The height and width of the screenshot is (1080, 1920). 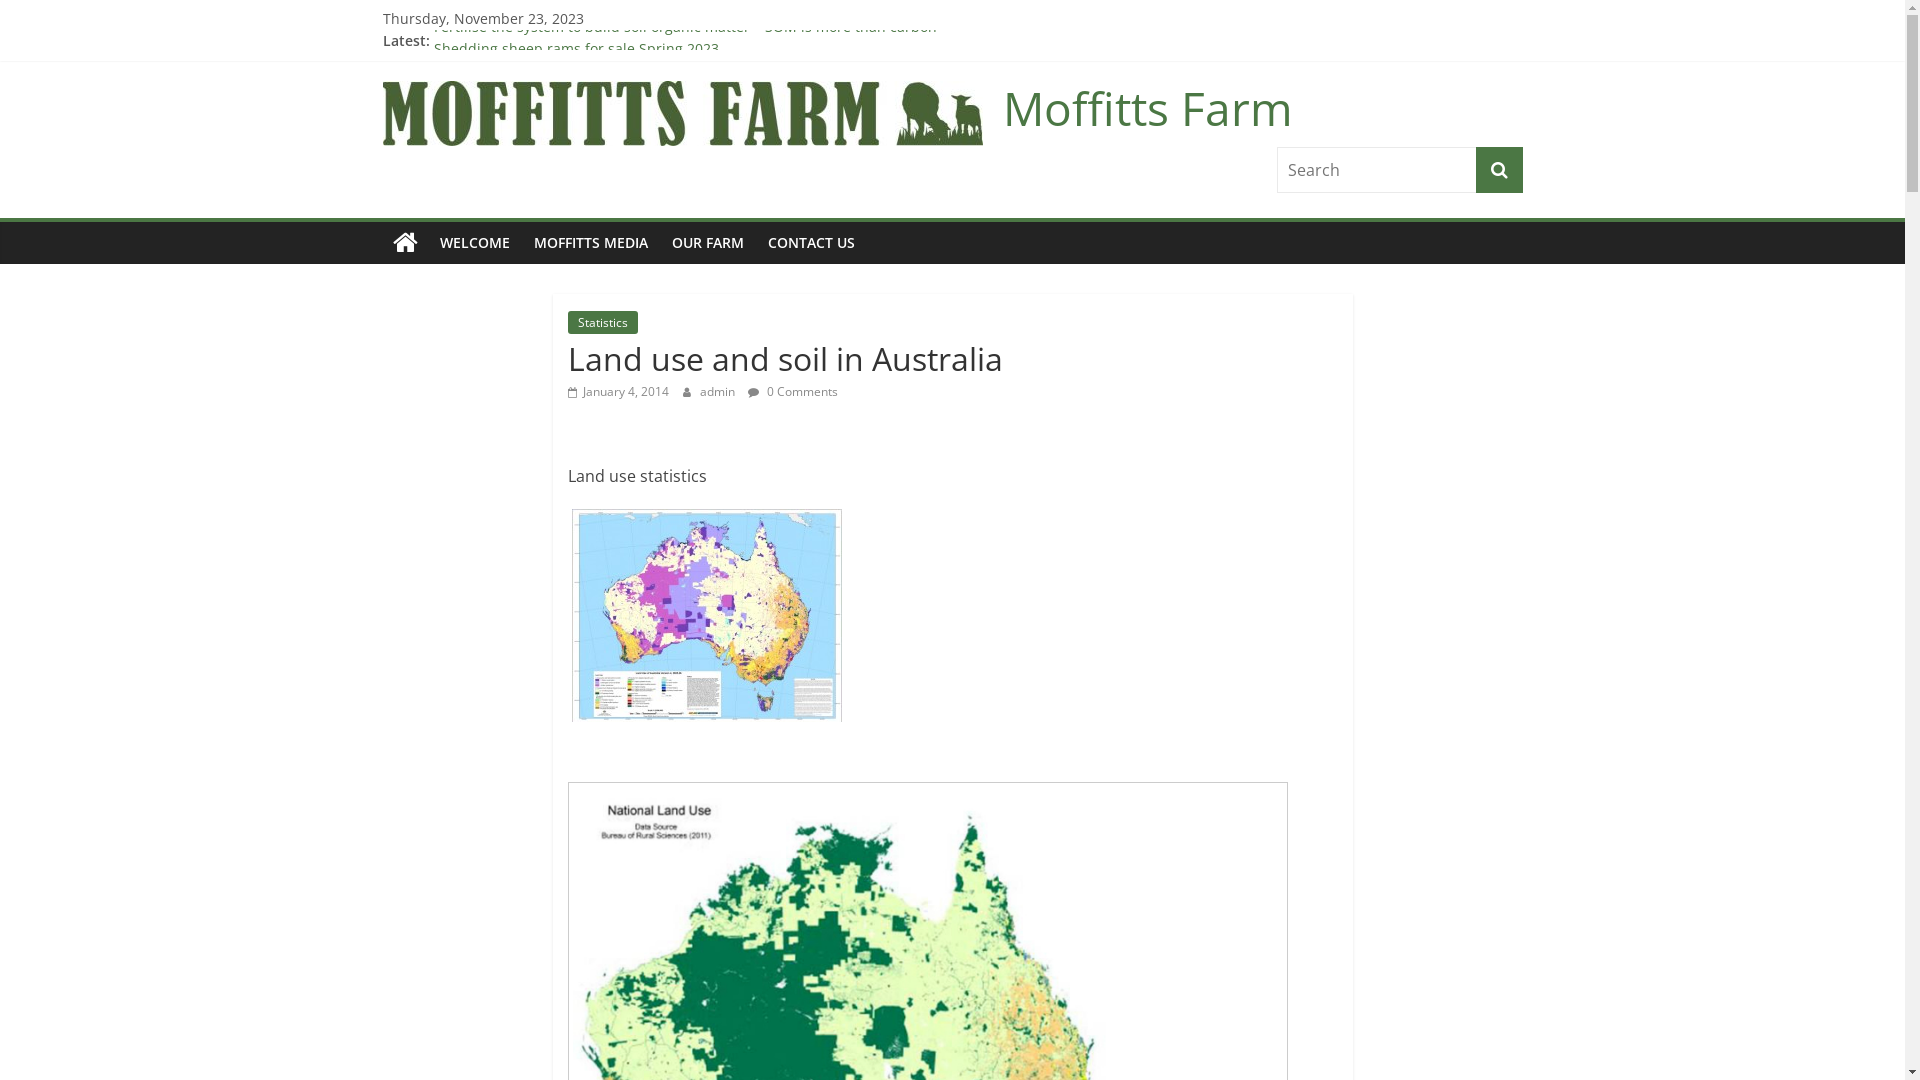 I want to click on 'CONTACT US', so click(x=811, y=242).